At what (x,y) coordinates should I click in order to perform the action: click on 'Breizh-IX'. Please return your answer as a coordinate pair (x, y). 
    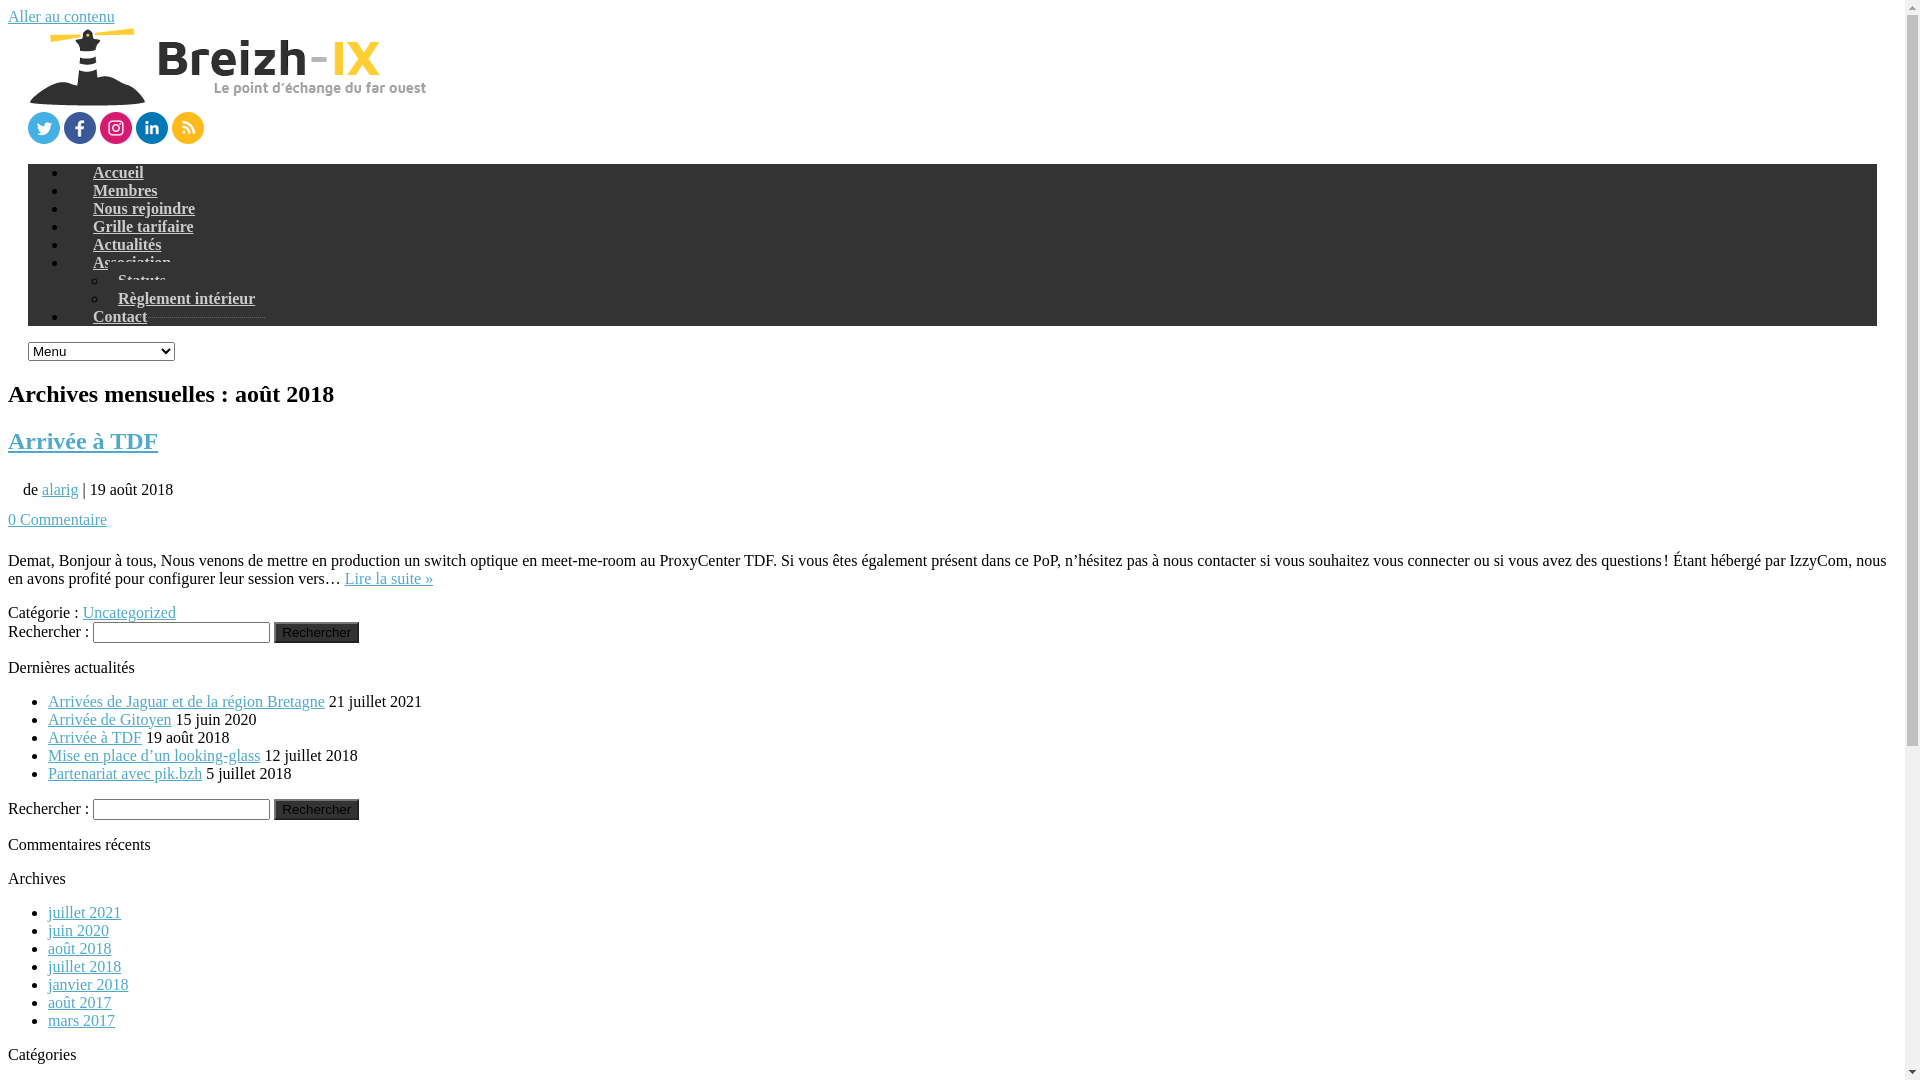
    Looking at the image, I should click on (228, 102).